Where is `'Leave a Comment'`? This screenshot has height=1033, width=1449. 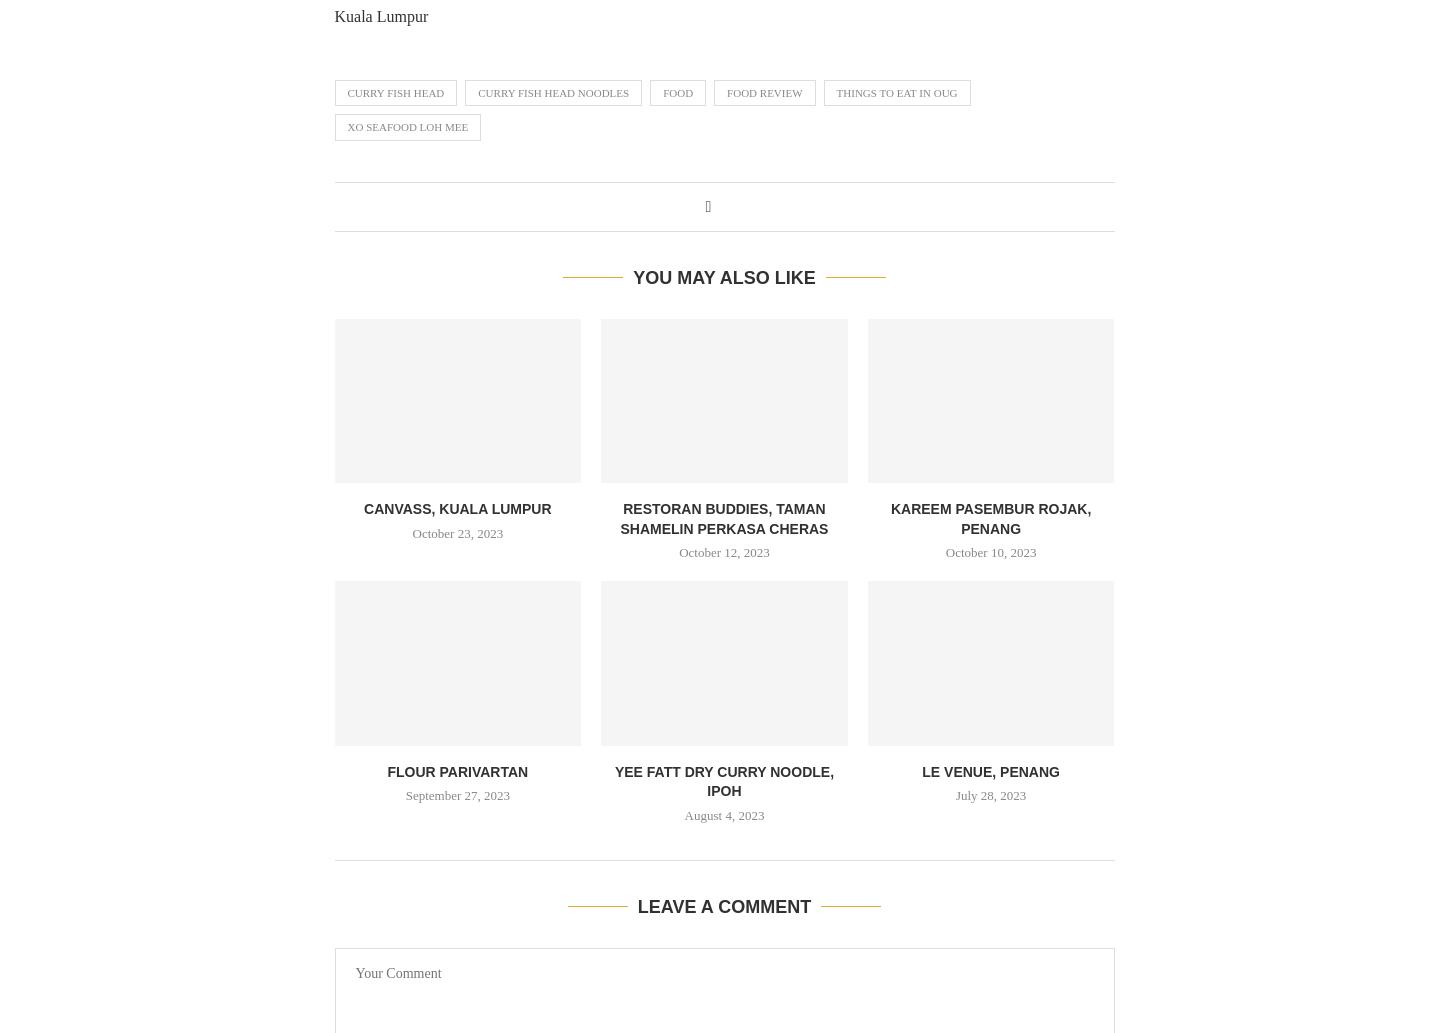
'Leave a Comment' is located at coordinates (636, 905).